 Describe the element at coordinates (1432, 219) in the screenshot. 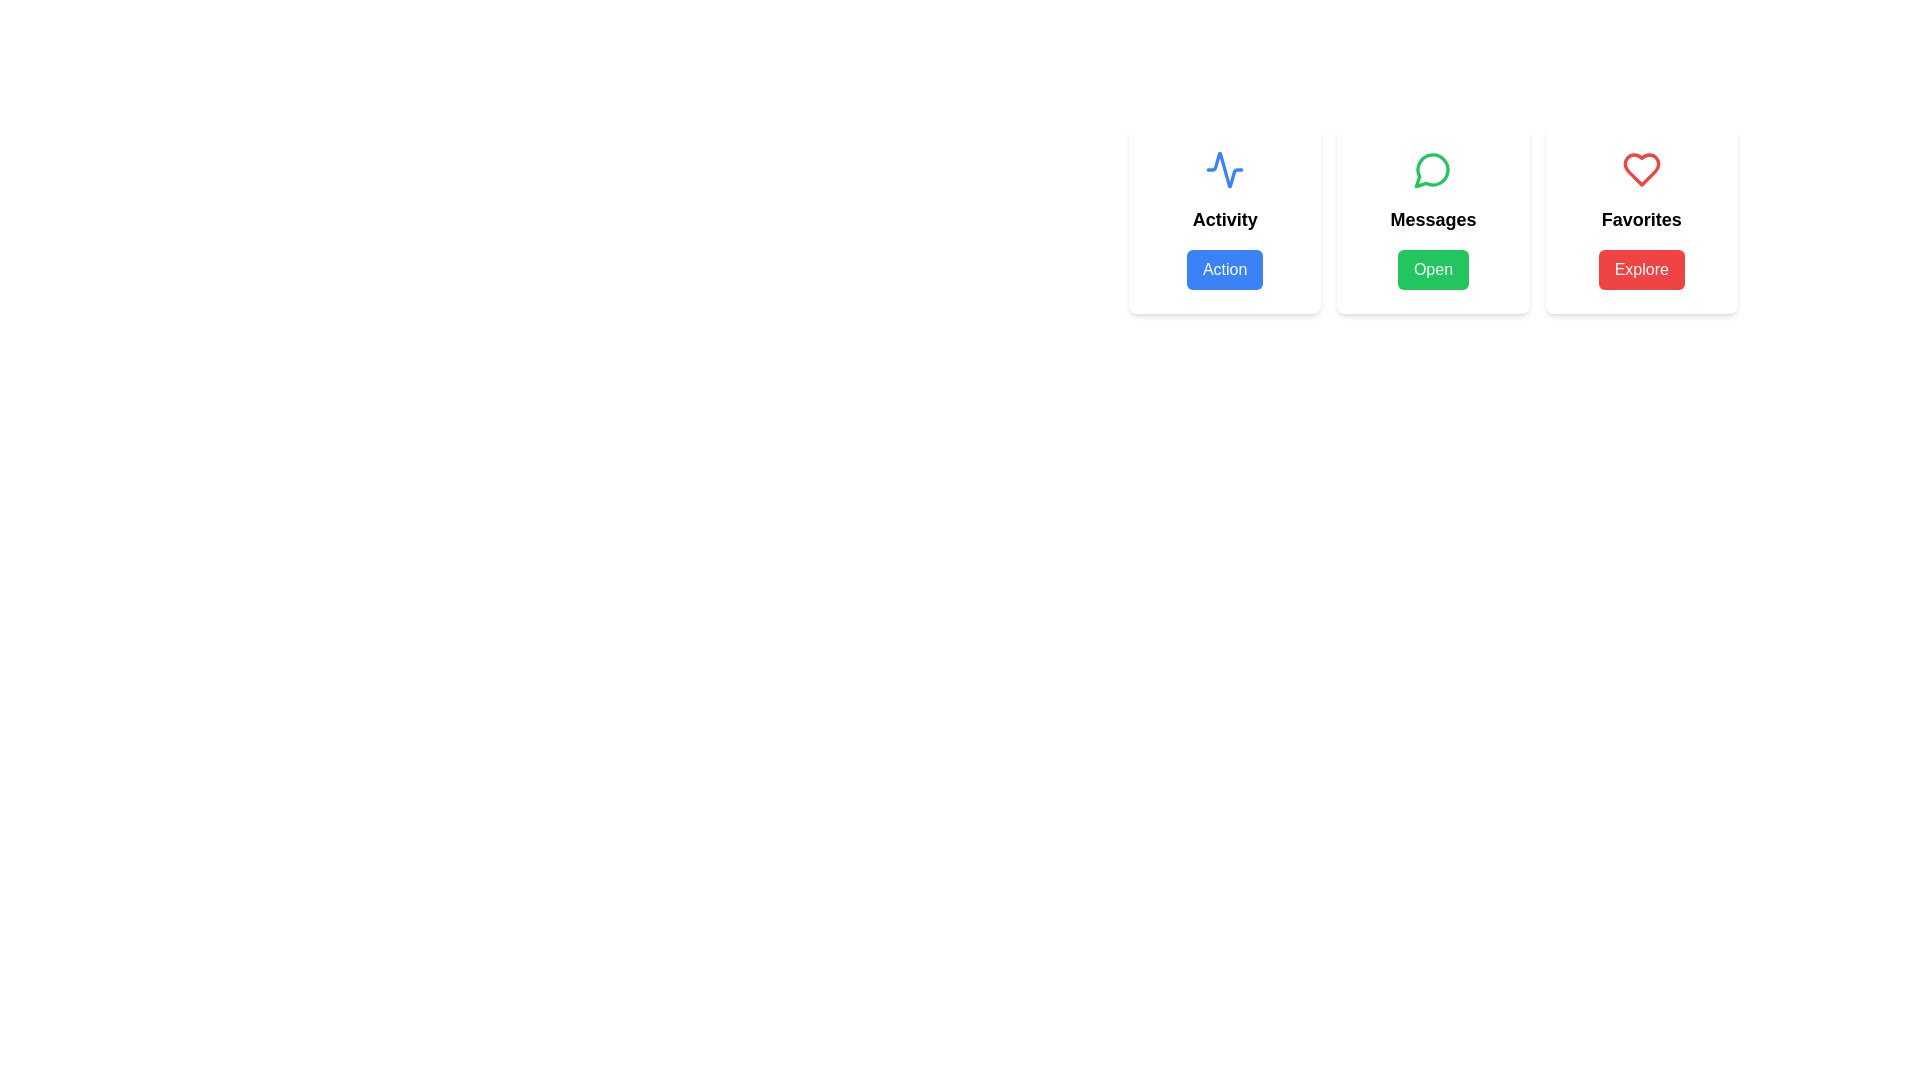

I see `the 'Messages' text label, which is centrally aligned below the chat bubble icon and above the 'Open' button in the second card of a horizontal layout` at that location.